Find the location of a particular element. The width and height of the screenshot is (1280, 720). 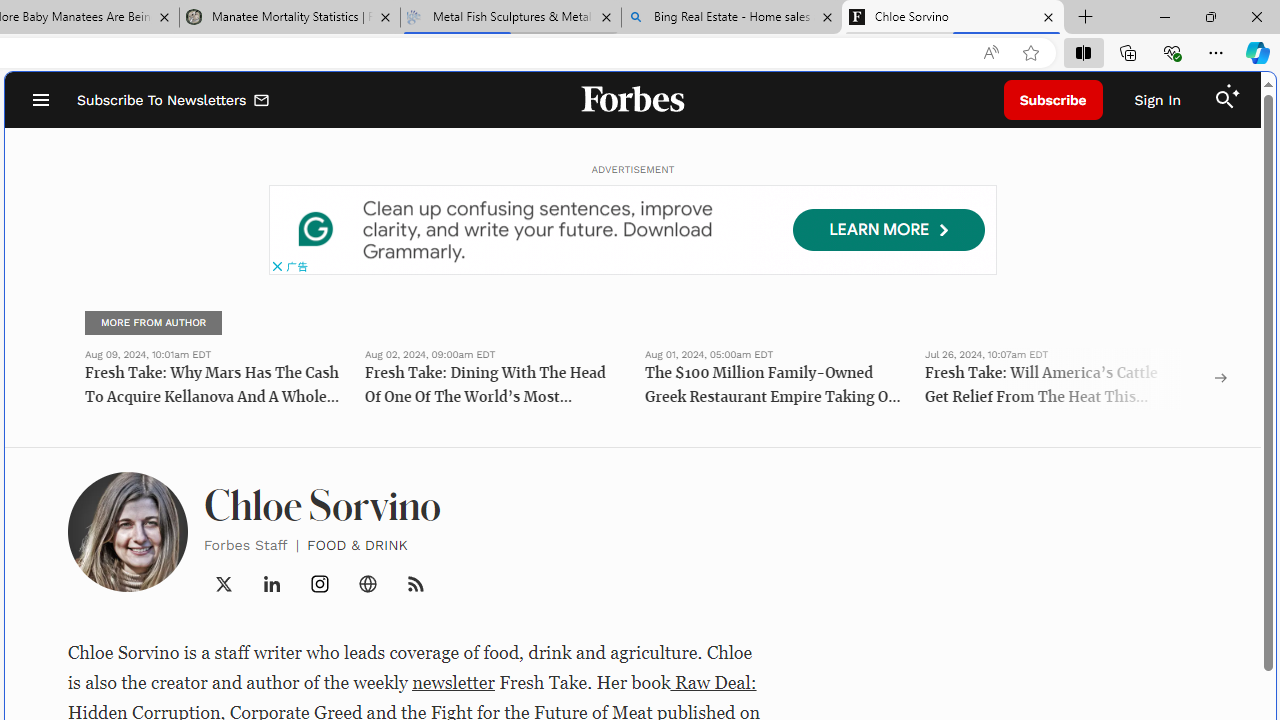

'Chloe Sorvino' is located at coordinates (952, 17).